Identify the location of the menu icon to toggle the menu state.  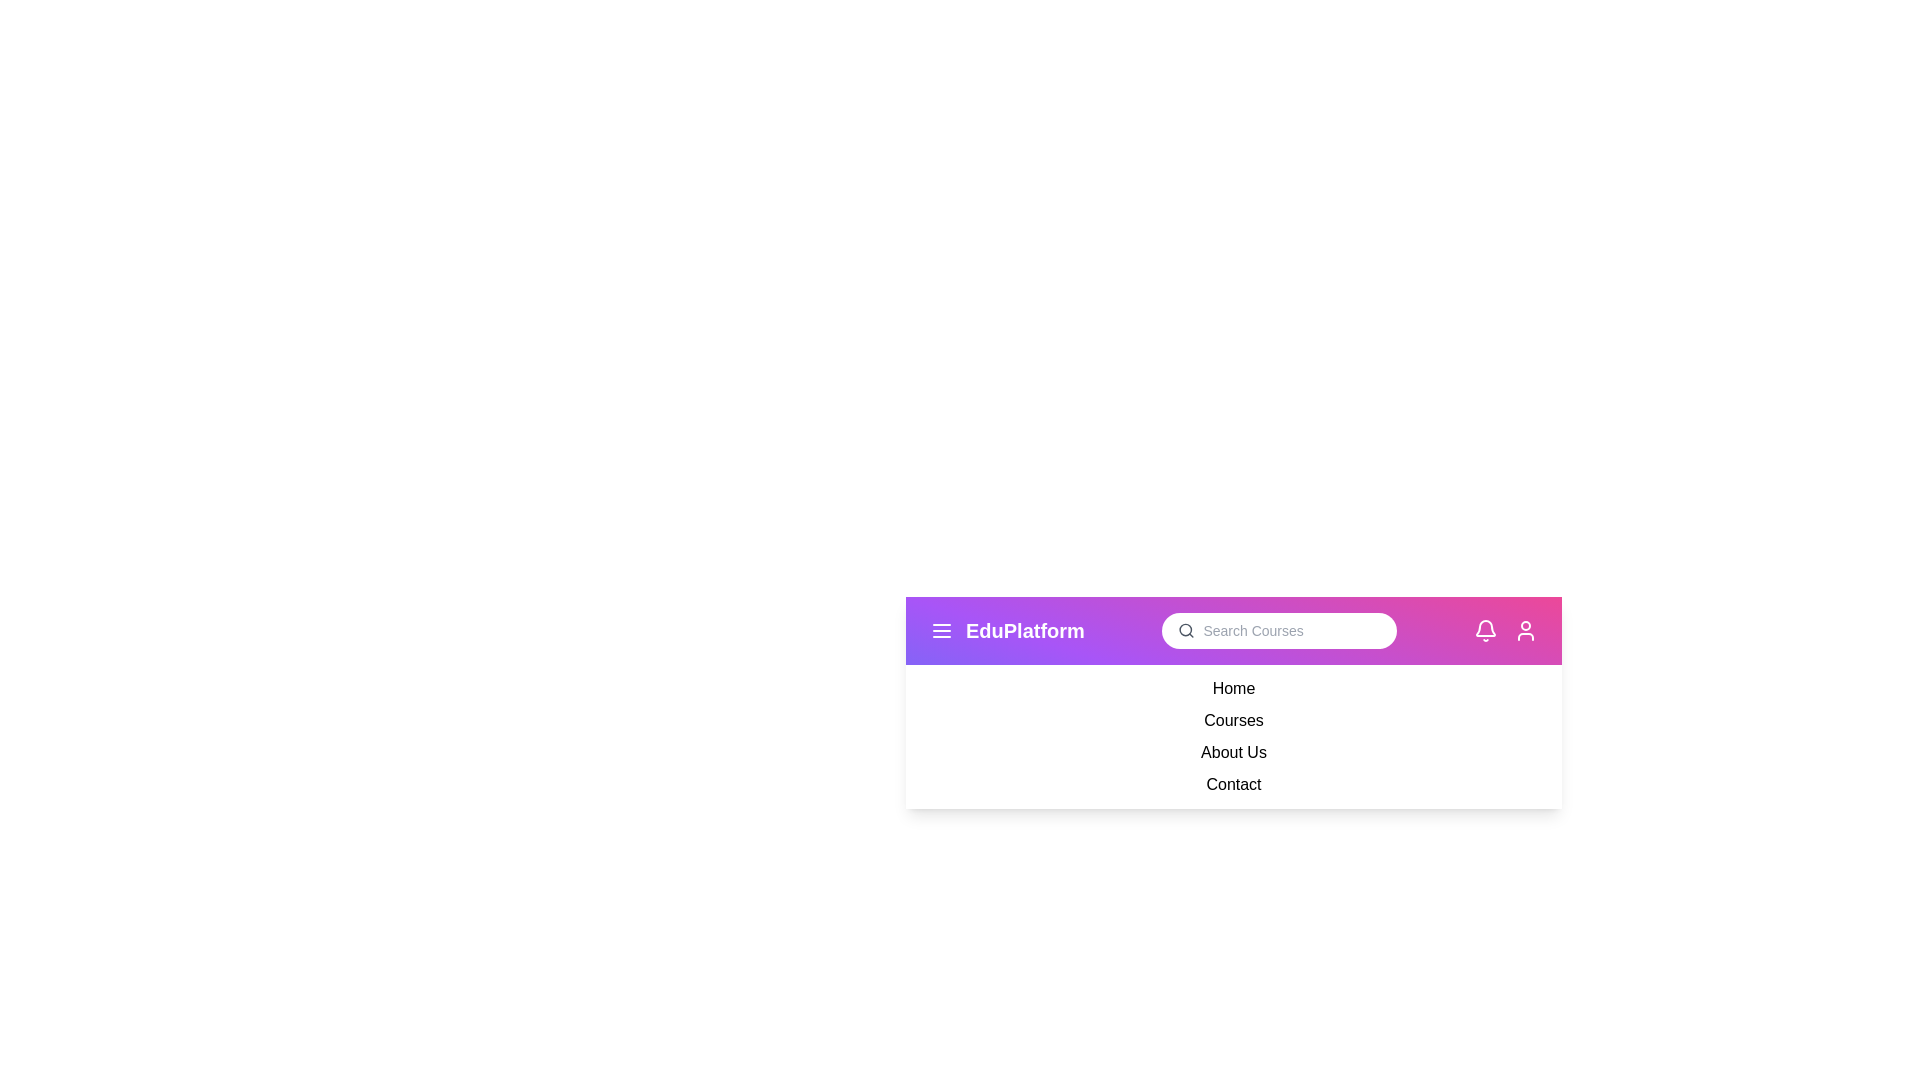
(940, 631).